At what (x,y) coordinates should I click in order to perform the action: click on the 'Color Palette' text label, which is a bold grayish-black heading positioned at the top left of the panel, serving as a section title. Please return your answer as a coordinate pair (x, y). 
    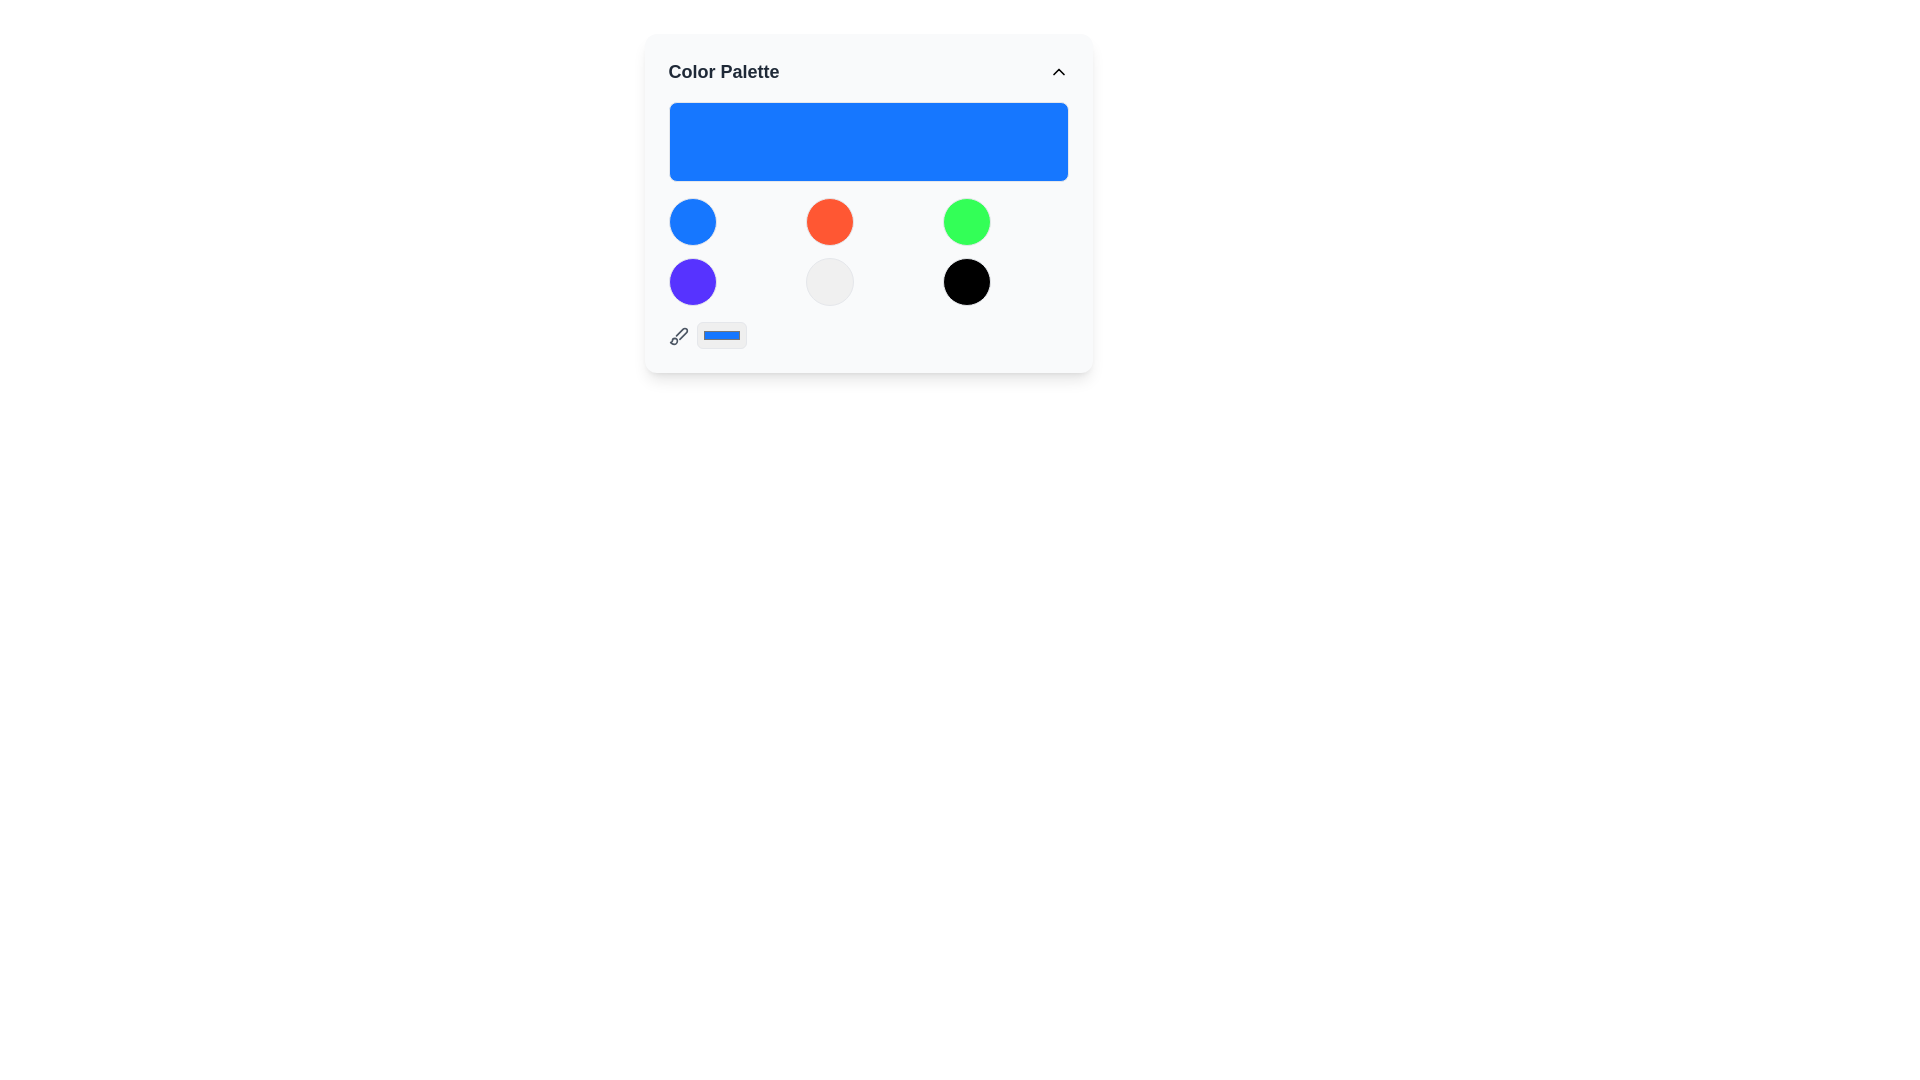
    Looking at the image, I should click on (723, 71).